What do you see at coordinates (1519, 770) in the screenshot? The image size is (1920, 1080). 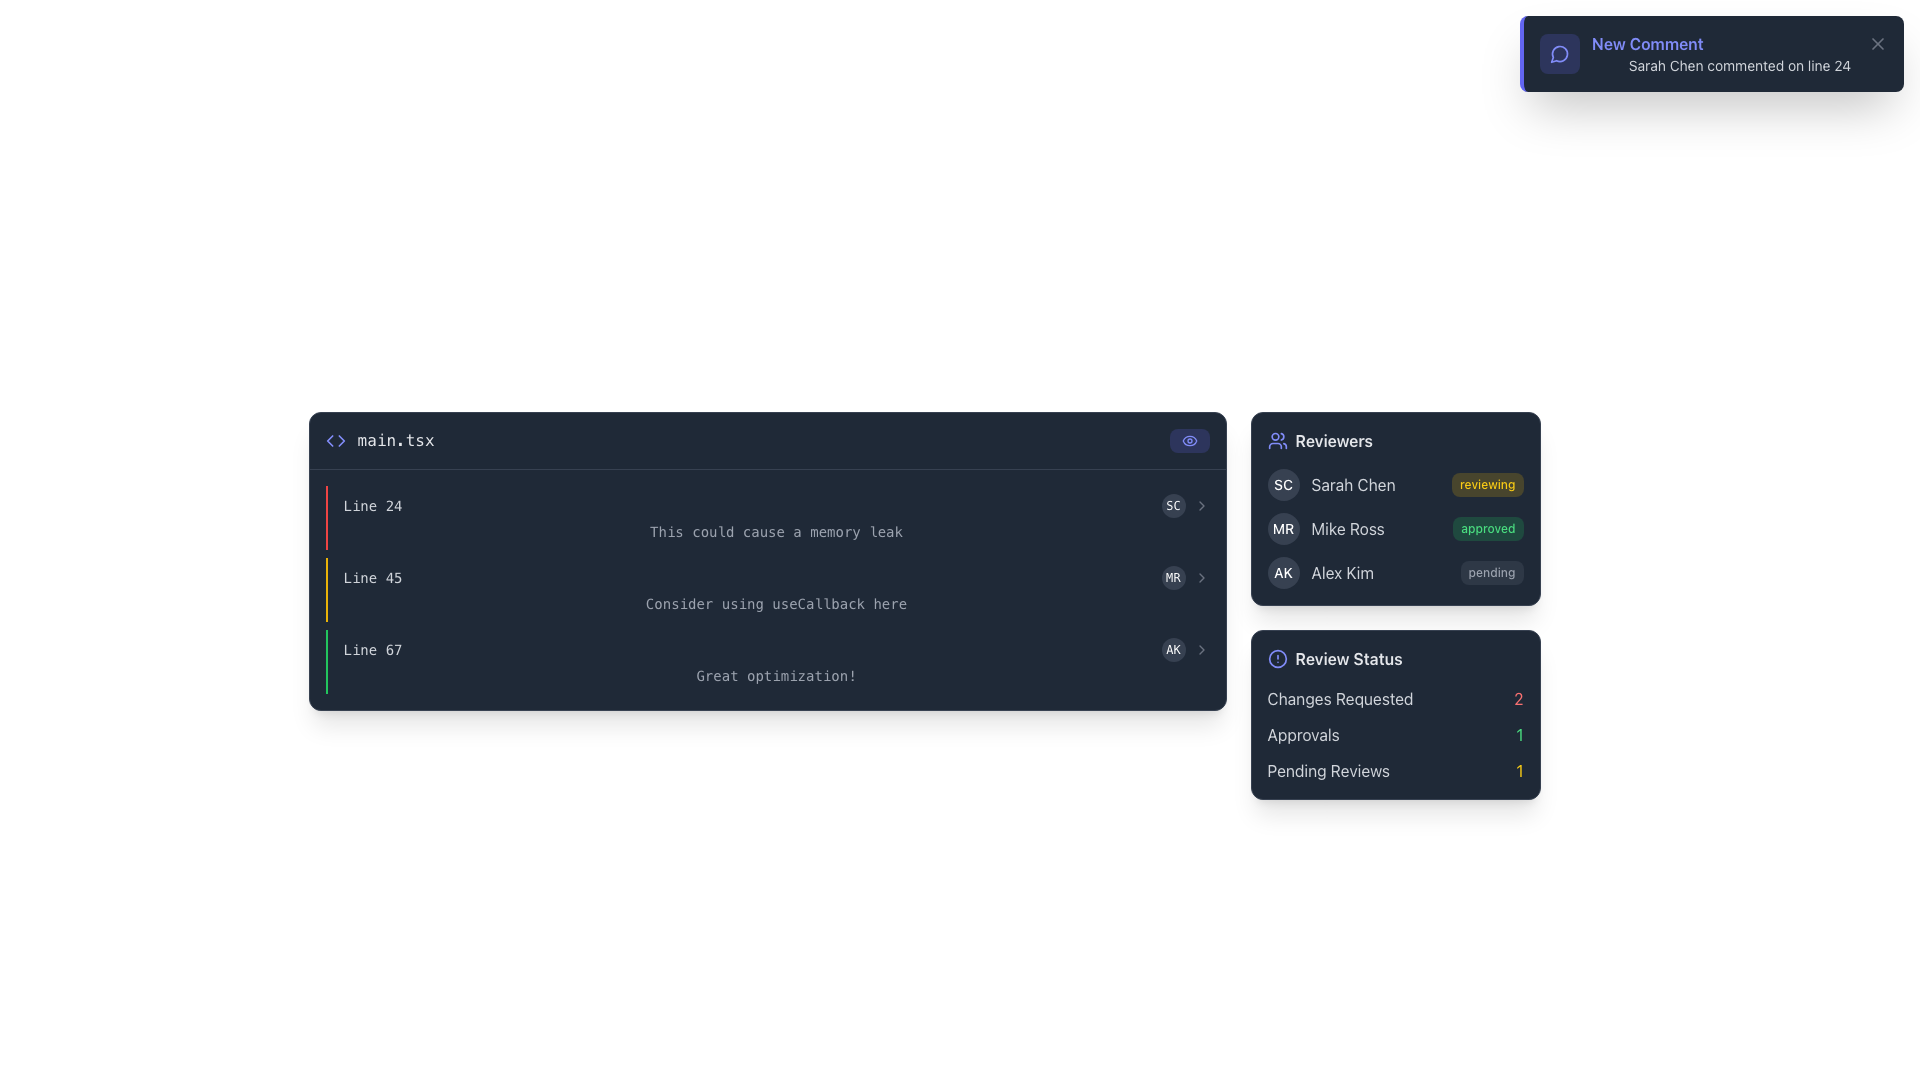 I see `the yellow-colored numeric text '1' in the 'Pending Reviews' row within the 'Review Status' section` at bounding box center [1519, 770].